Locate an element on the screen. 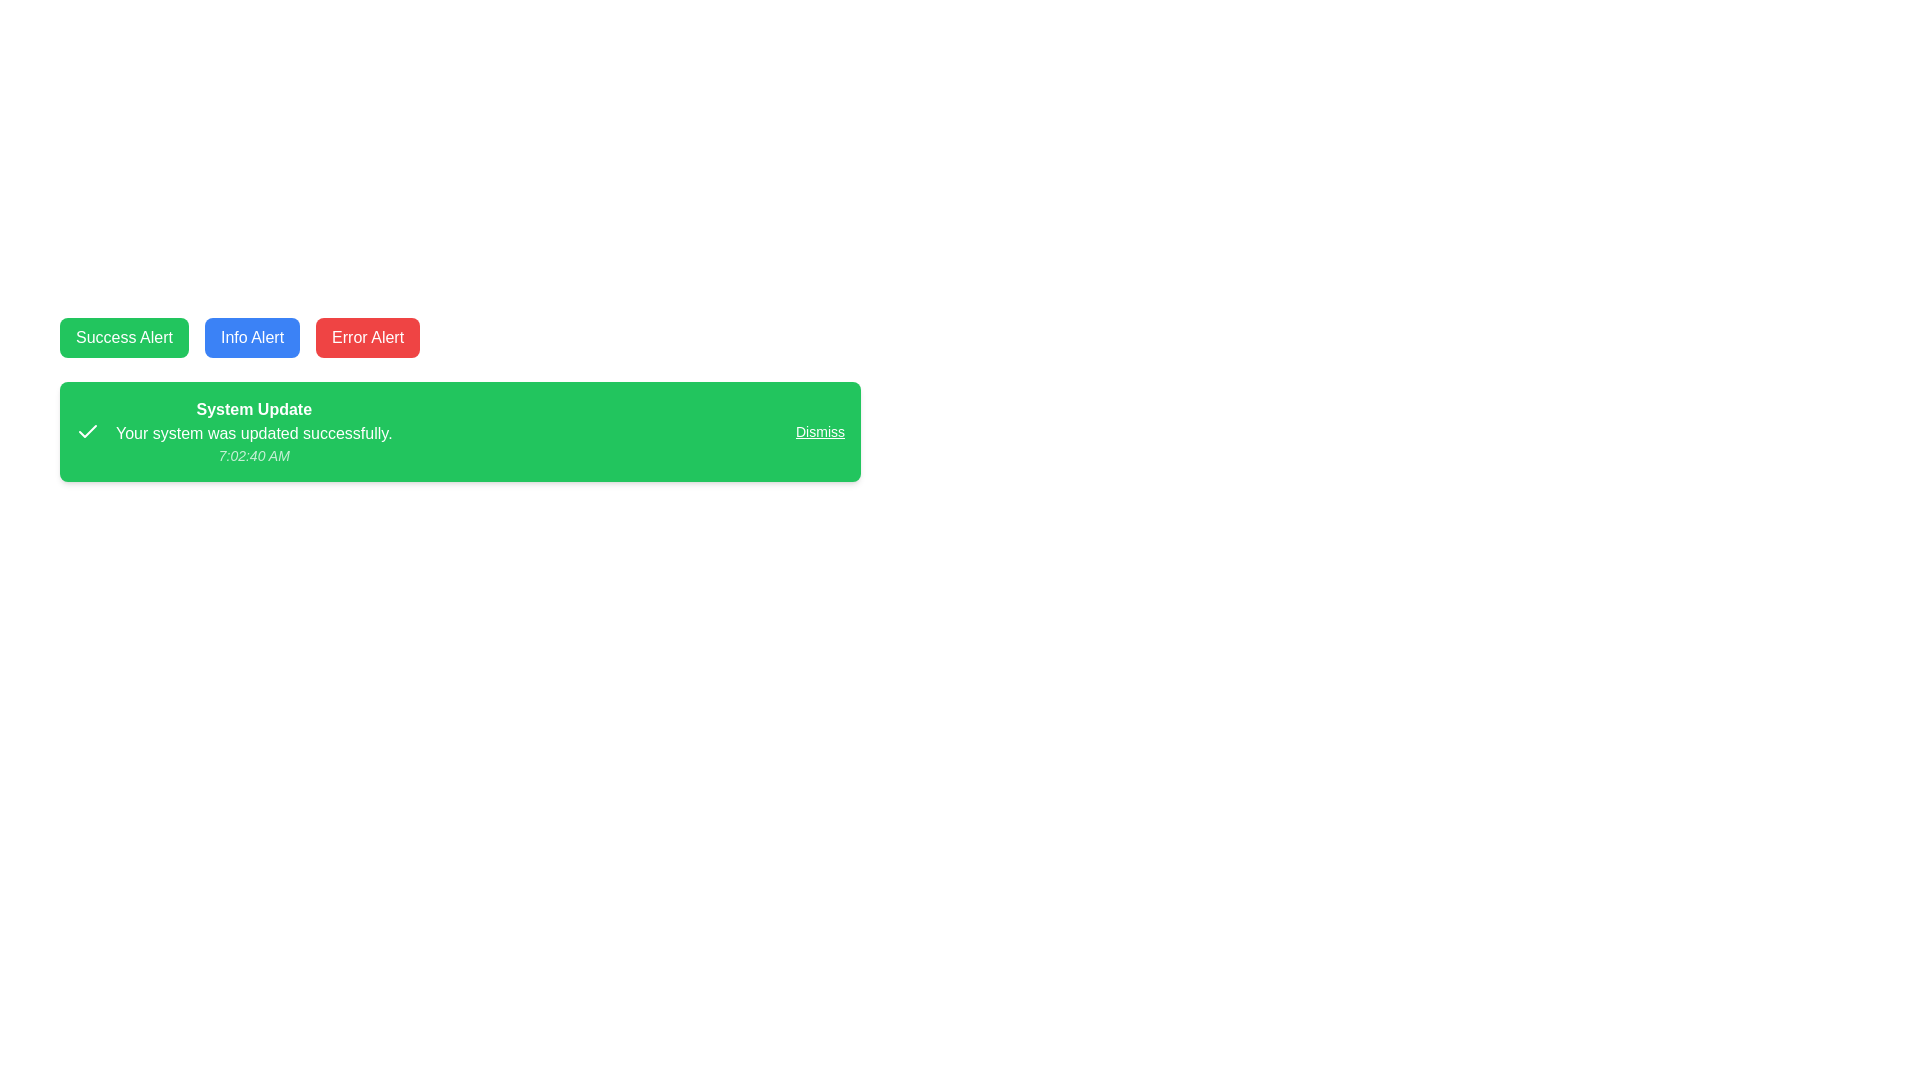 This screenshot has height=1080, width=1920. the checkmark icon within the green success alert box that indicates a successful operation, located to the left of the 'System Update' text is located at coordinates (86, 430).